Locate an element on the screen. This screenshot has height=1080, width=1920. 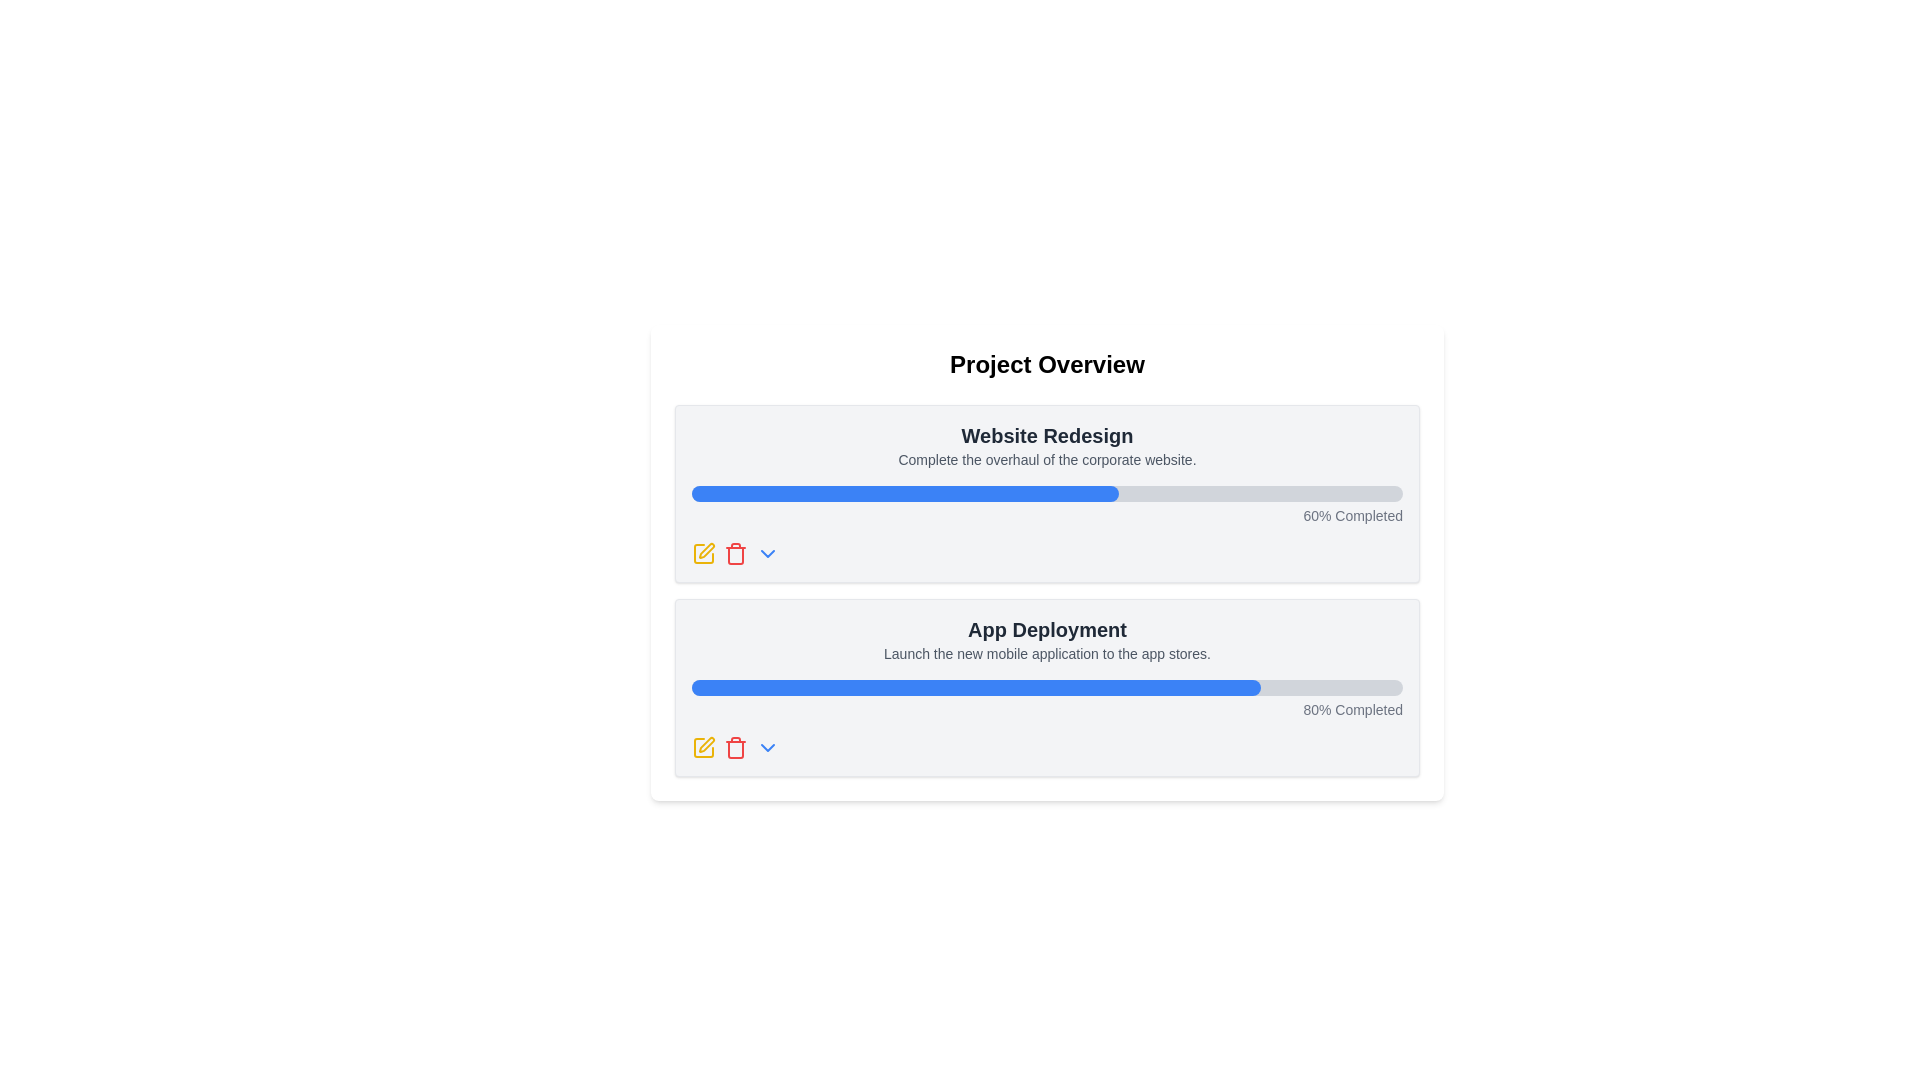
the button/icon used to initiate an edit operation for the 'Website Redesign' project, which is positioned below the header and next to a progress bar is located at coordinates (704, 554).